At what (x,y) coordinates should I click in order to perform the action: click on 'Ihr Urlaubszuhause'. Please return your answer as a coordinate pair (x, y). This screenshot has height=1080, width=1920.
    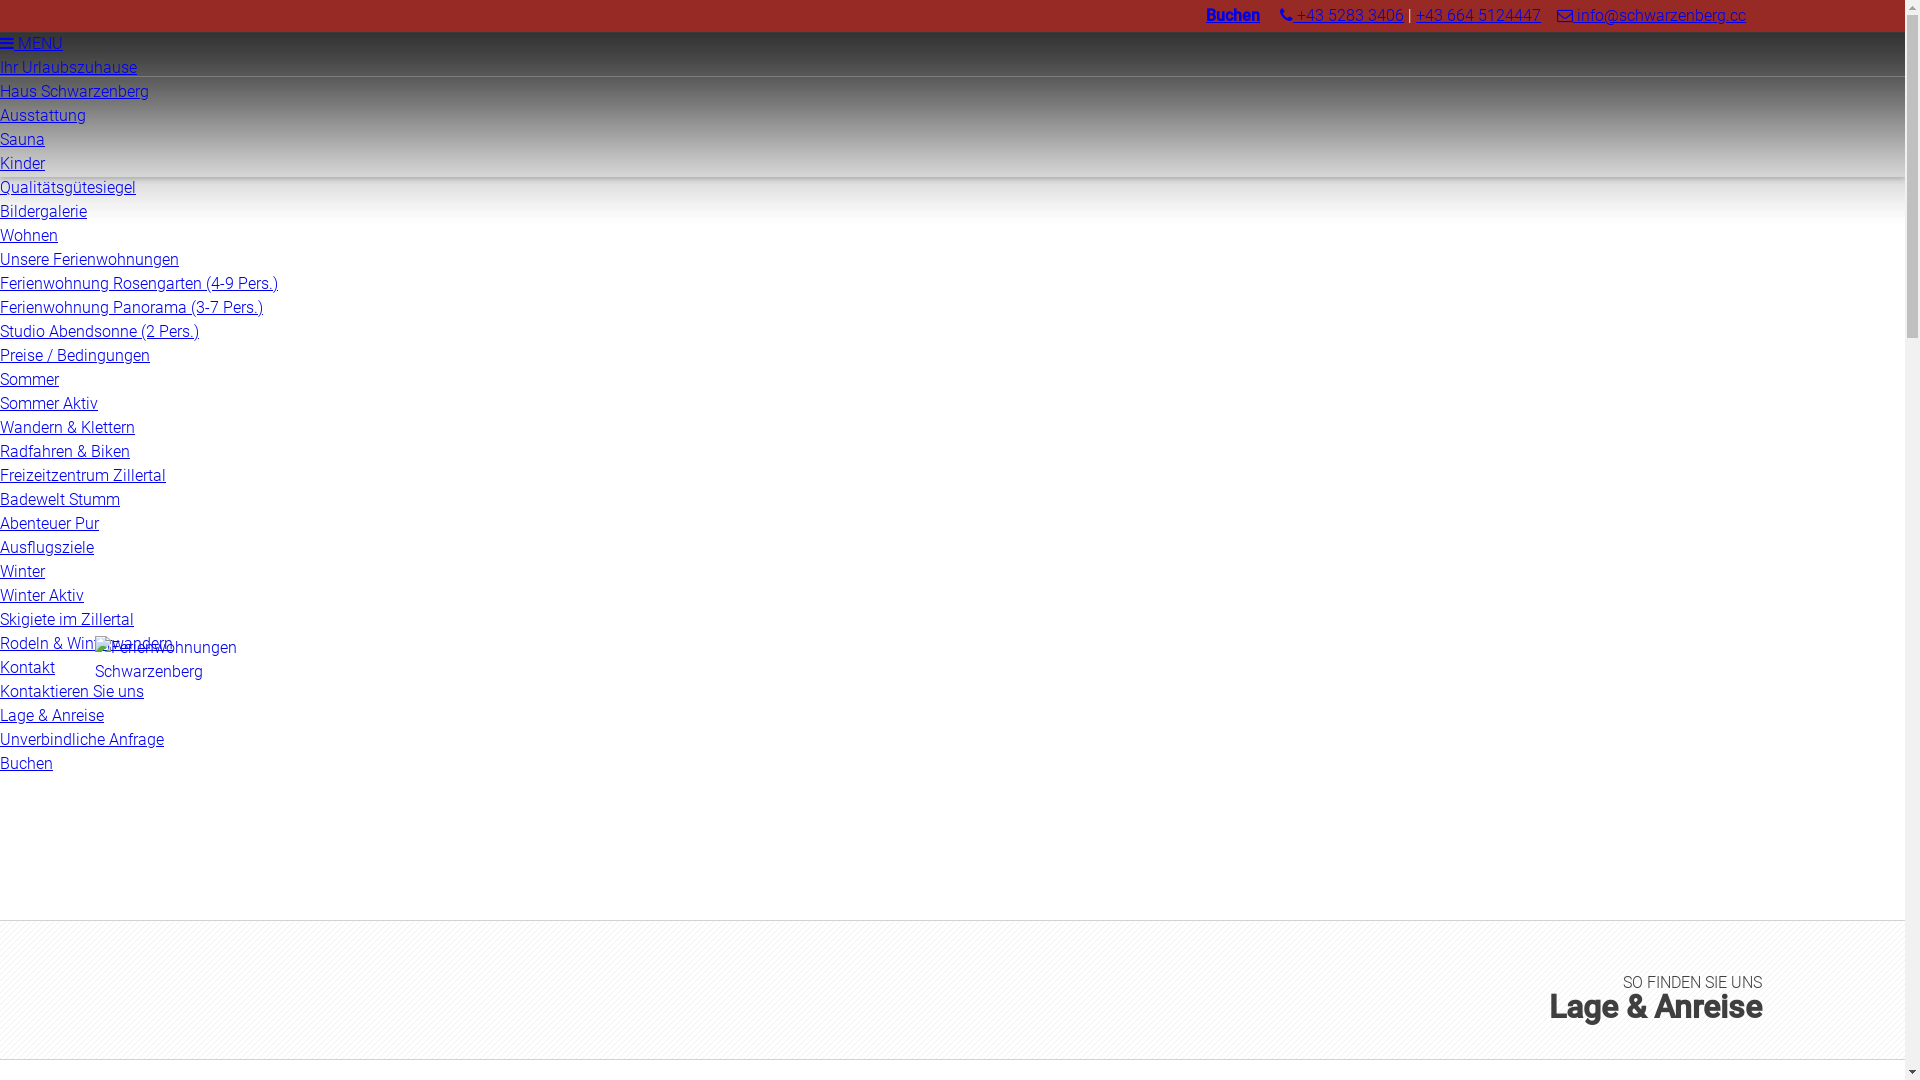
    Looking at the image, I should click on (68, 66).